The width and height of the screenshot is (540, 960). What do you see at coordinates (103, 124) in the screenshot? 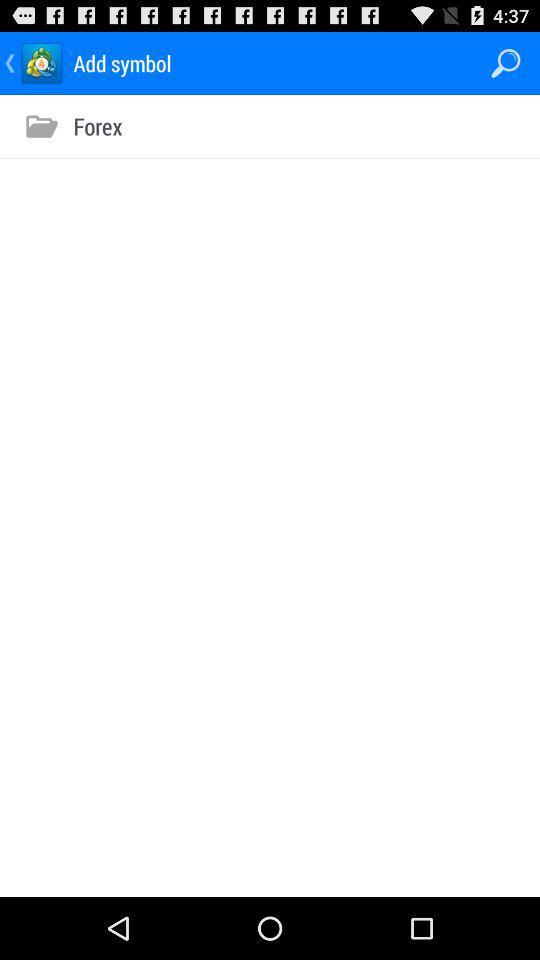
I see `the forex` at bounding box center [103, 124].